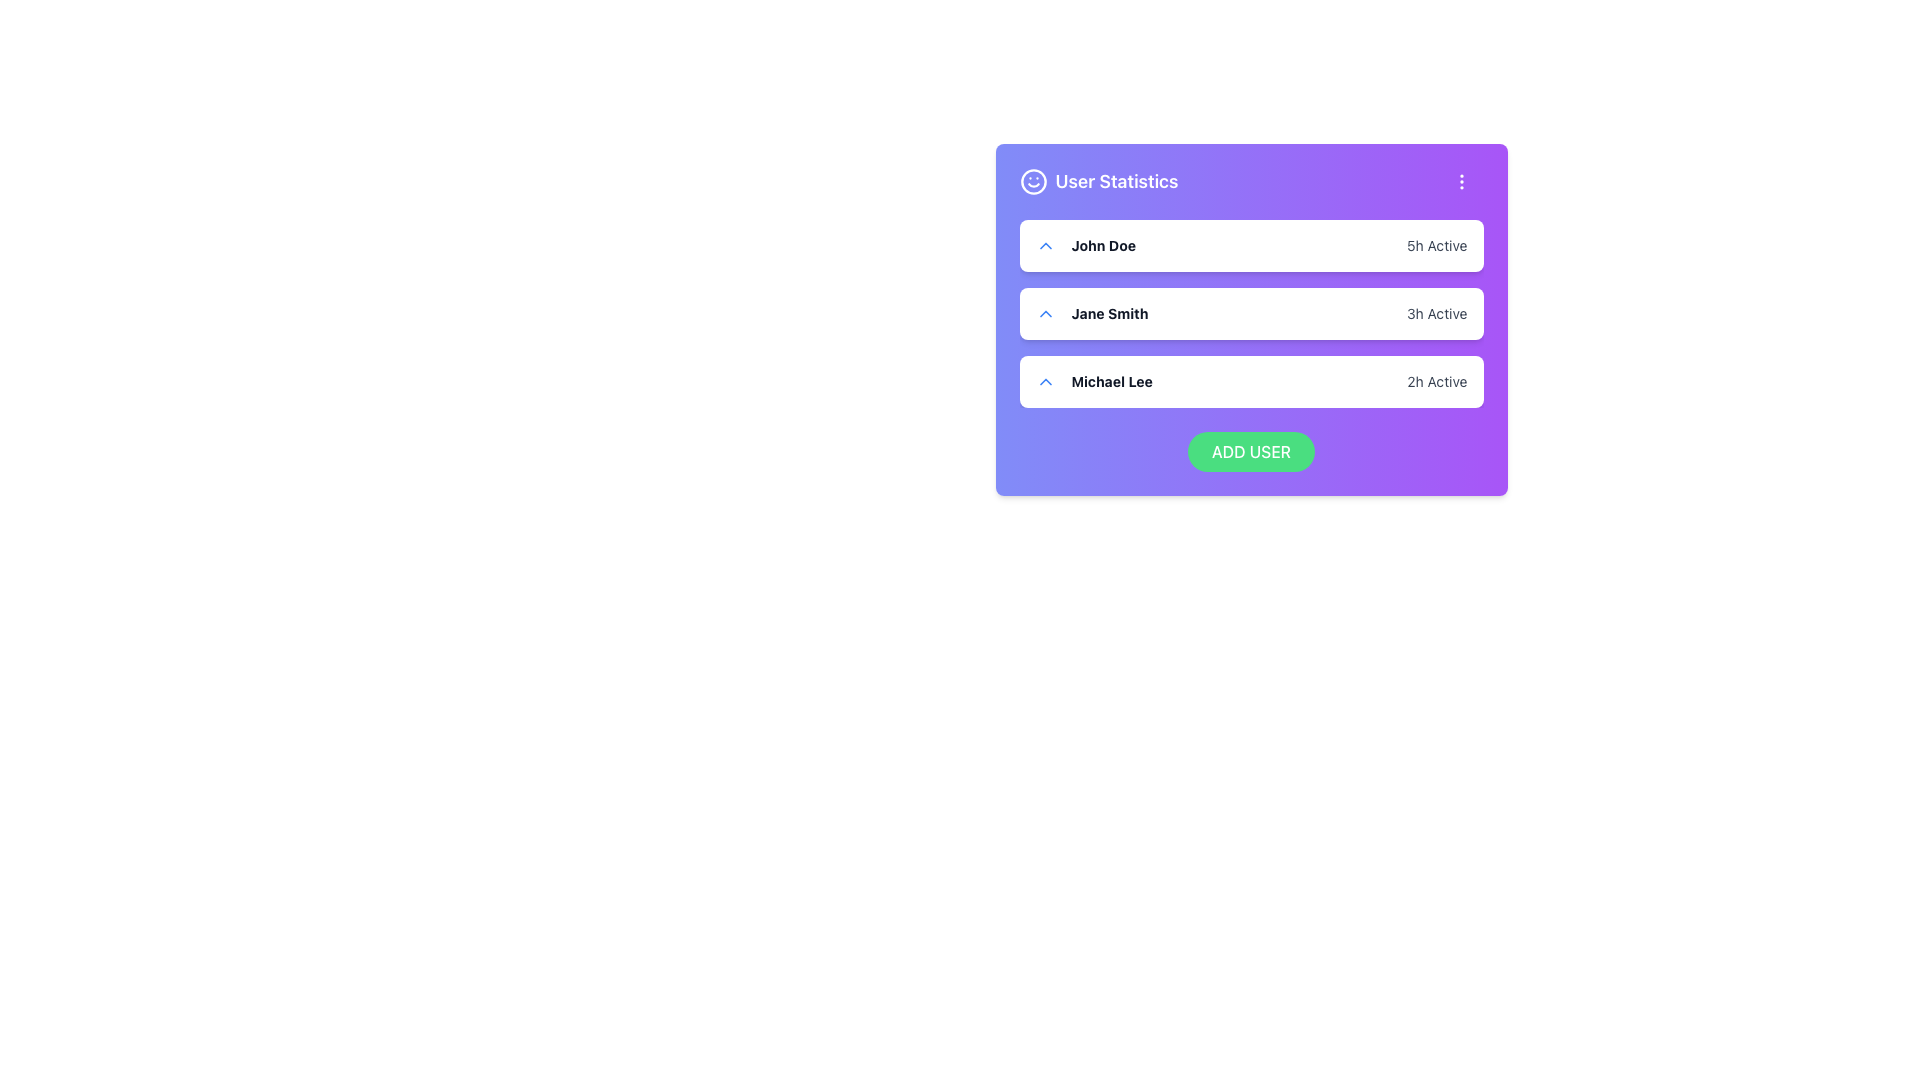 This screenshot has height=1080, width=1920. Describe the element at coordinates (1250, 313) in the screenshot. I see `information displayed in the second row of the user statistics section, which shows 'Jane Smith' as the user's name and '3h Active' as the activity description` at that location.